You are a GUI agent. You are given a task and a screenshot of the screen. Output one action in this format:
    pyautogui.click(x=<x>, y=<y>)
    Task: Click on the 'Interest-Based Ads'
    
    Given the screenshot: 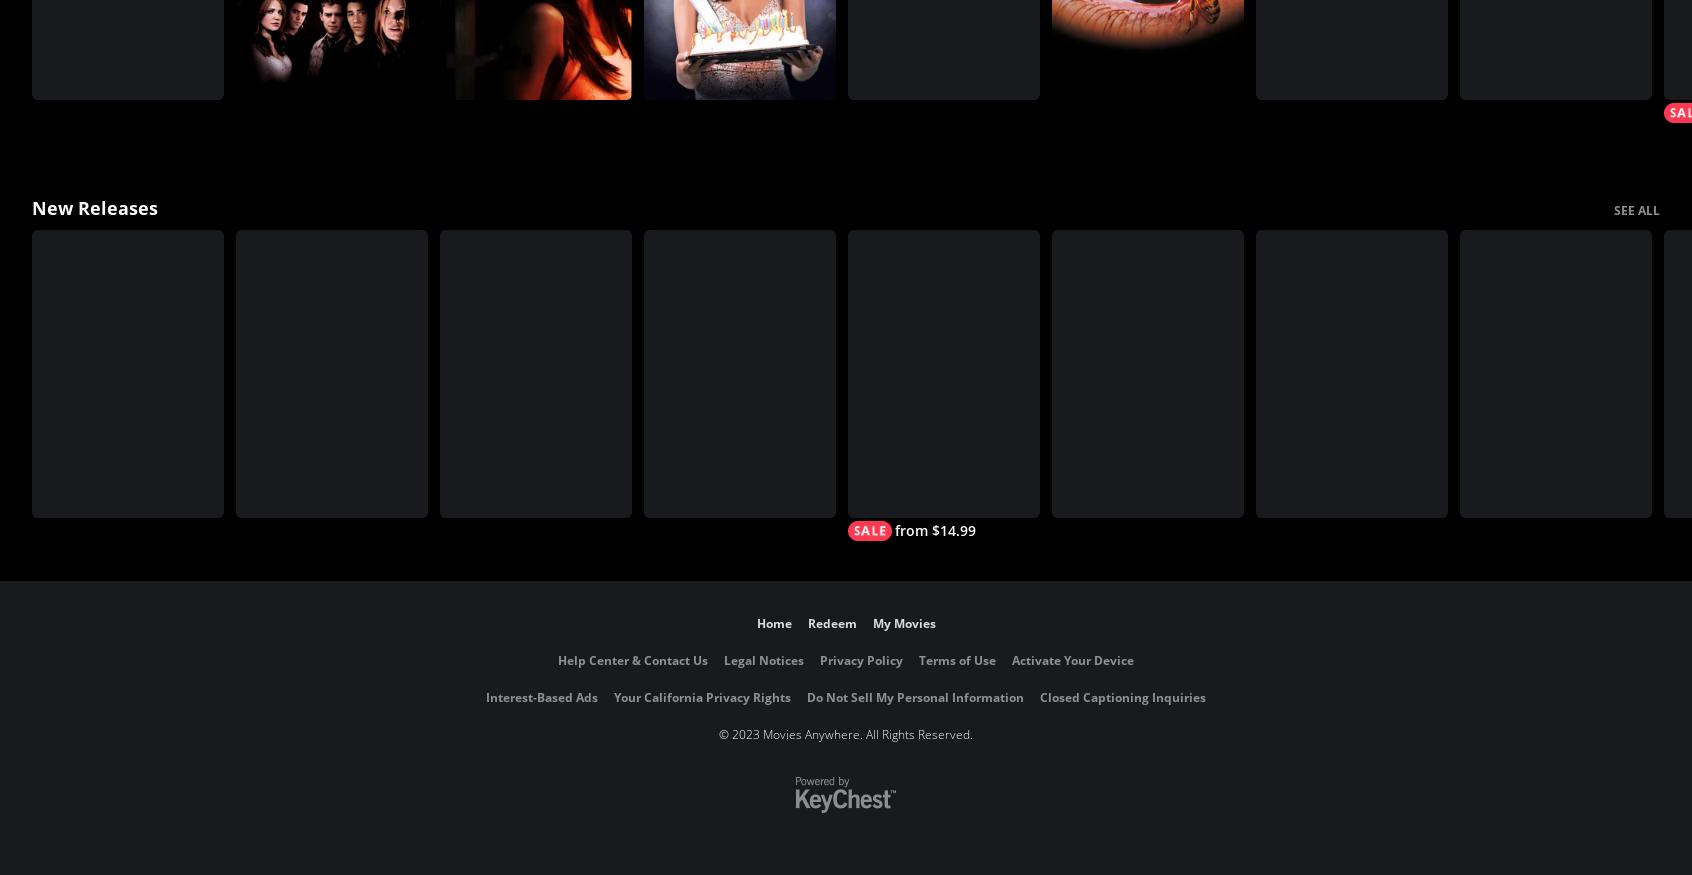 What is the action you would take?
    pyautogui.click(x=541, y=697)
    